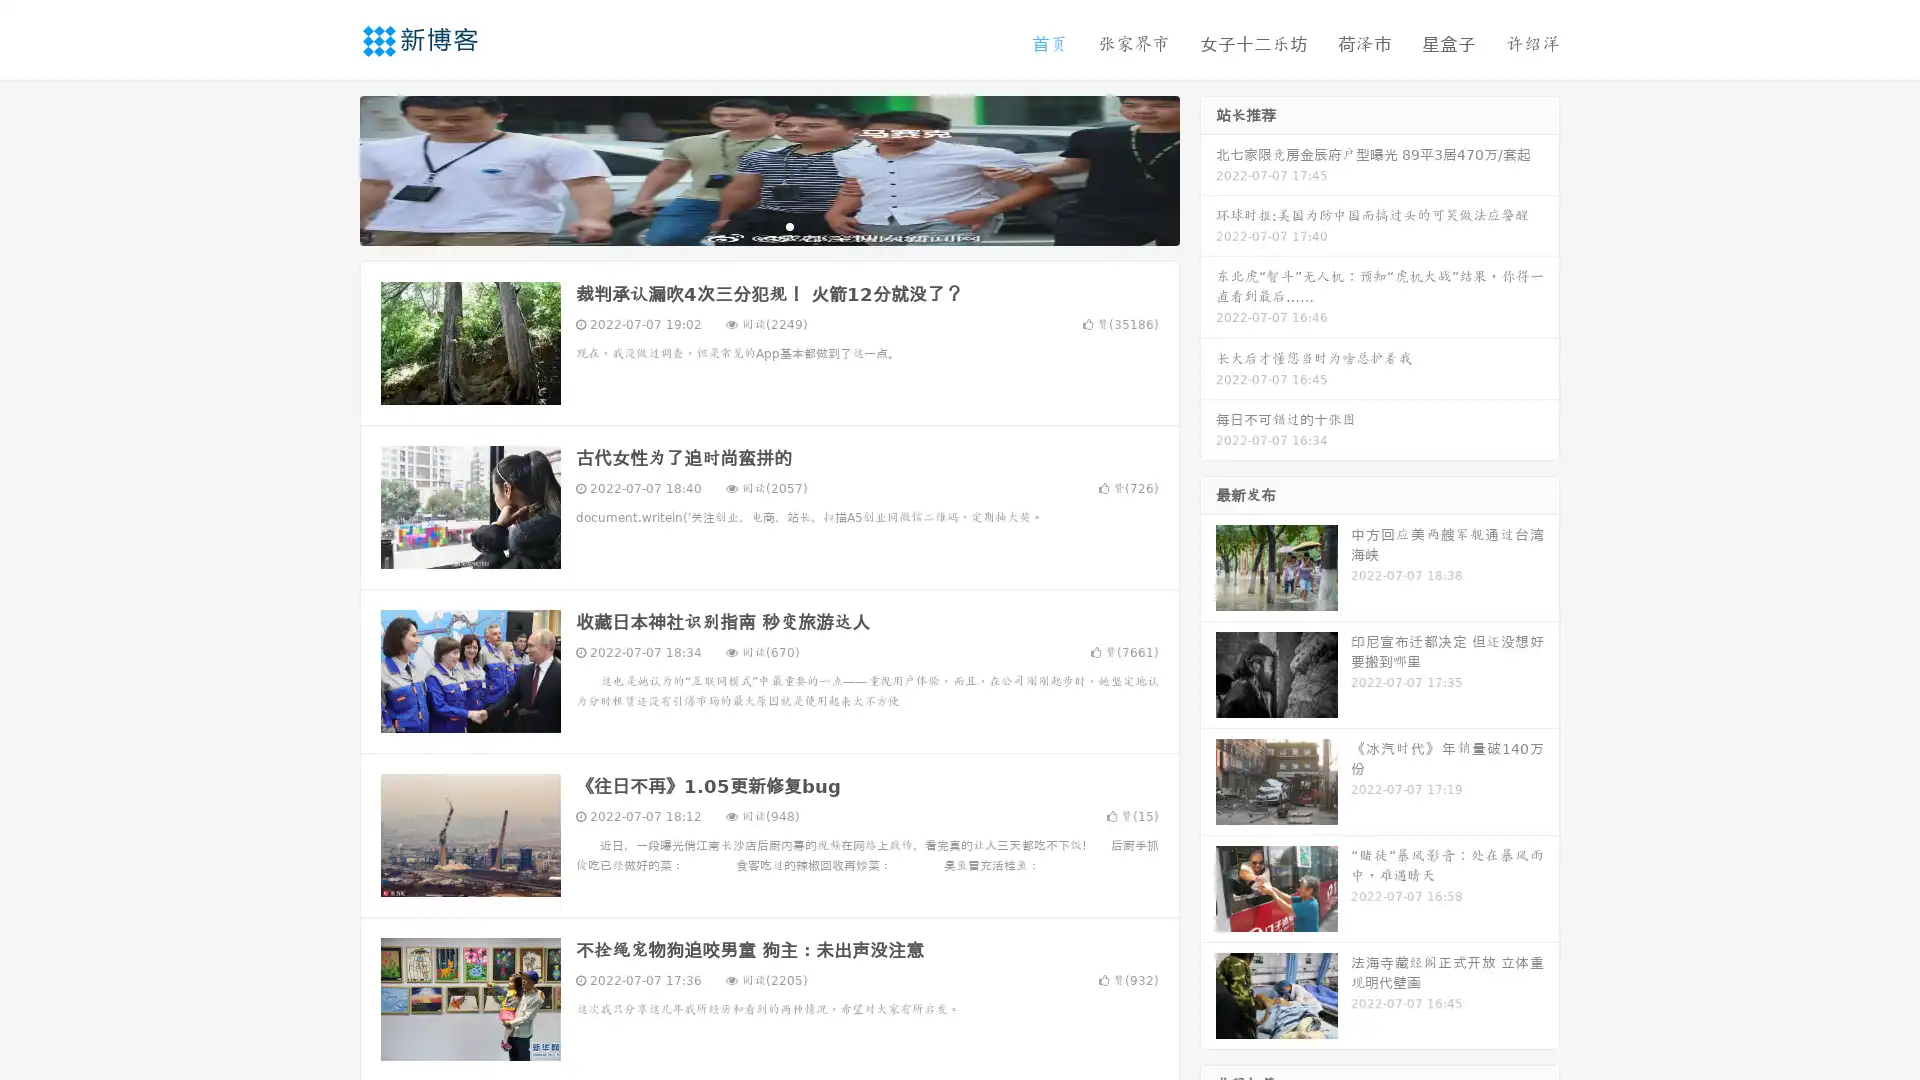 This screenshot has height=1080, width=1920. What do you see at coordinates (768, 225) in the screenshot?
I see `Go to slide 2` at bounding box center [768, 225].